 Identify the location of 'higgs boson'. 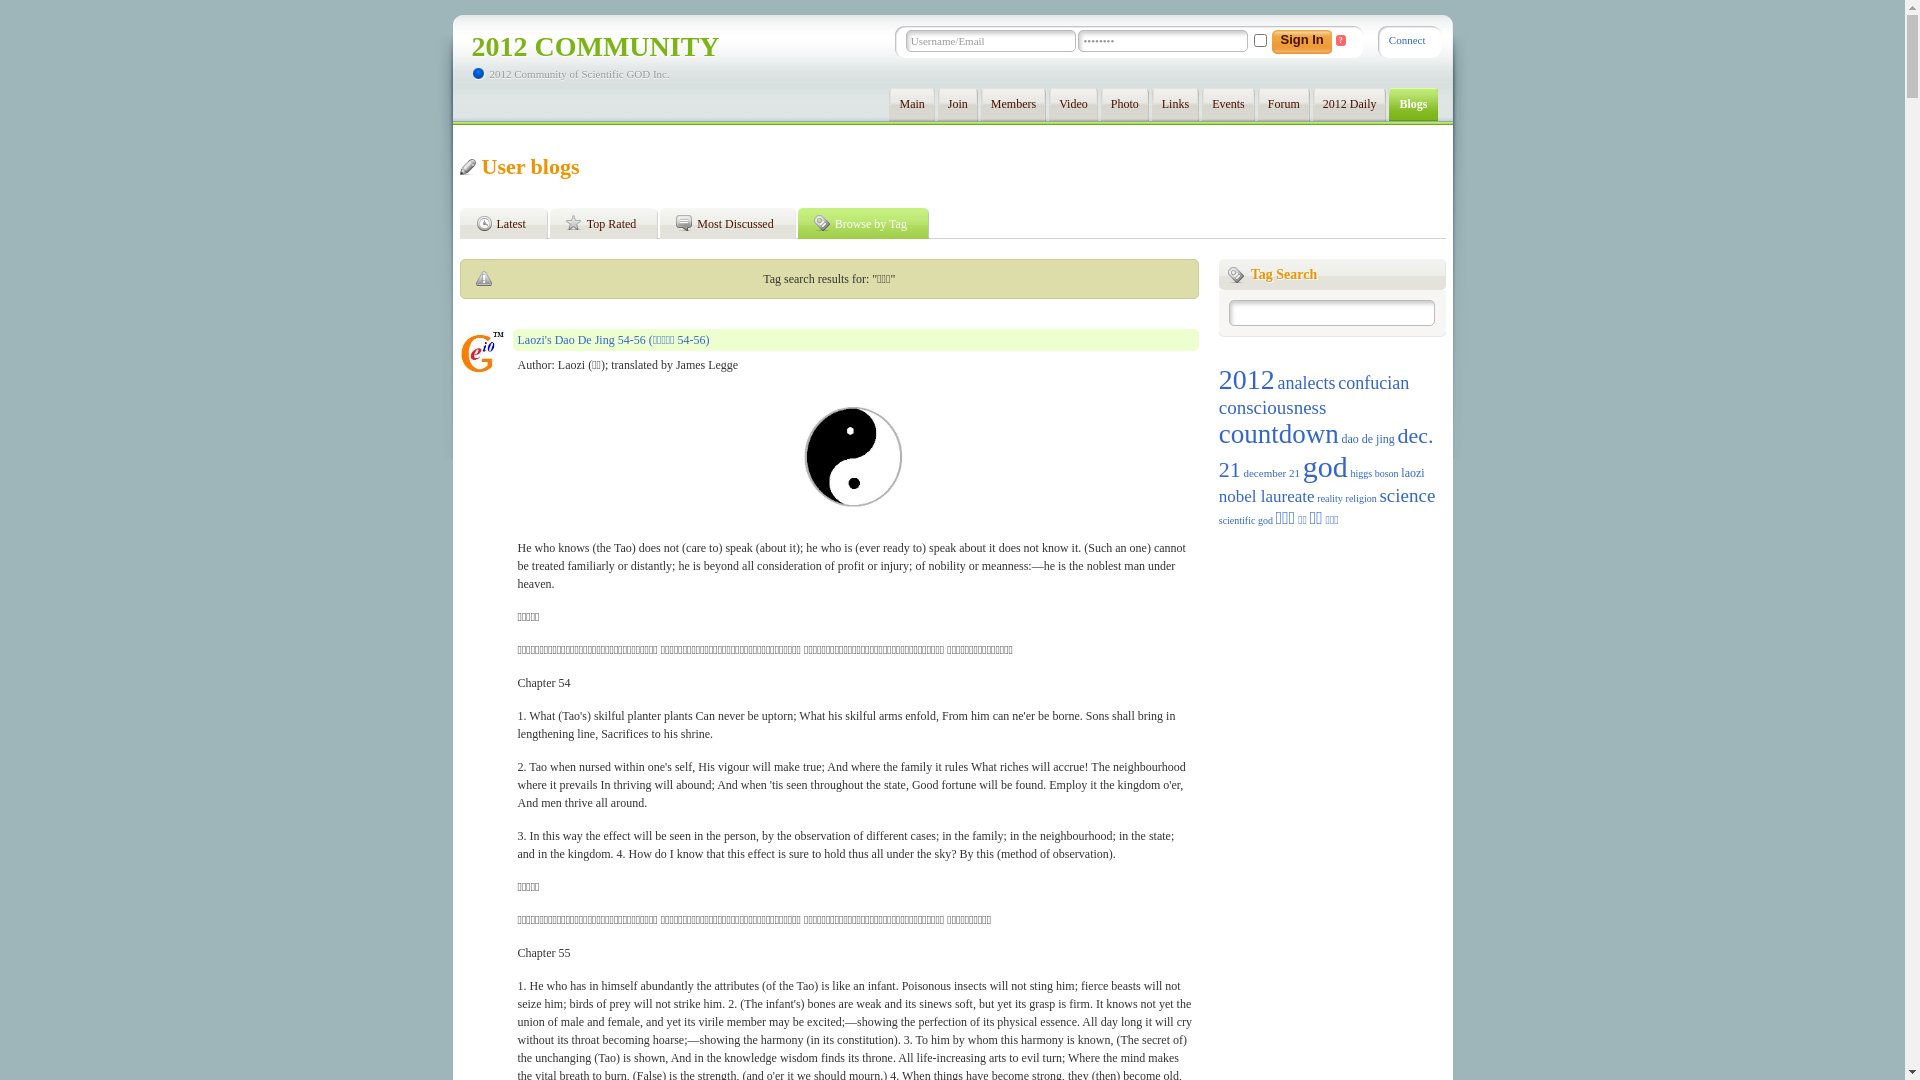
(1349, 473).